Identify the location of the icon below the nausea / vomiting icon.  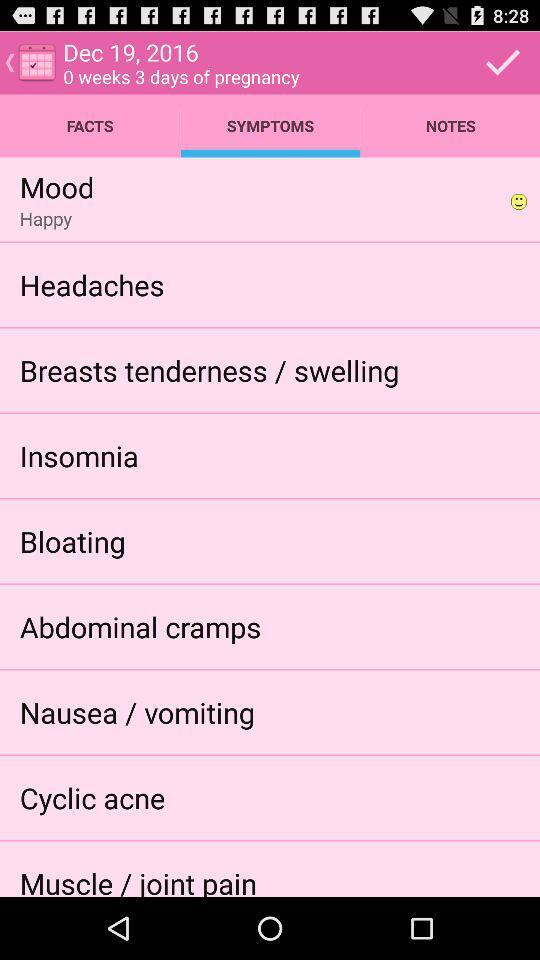
(91, 797).